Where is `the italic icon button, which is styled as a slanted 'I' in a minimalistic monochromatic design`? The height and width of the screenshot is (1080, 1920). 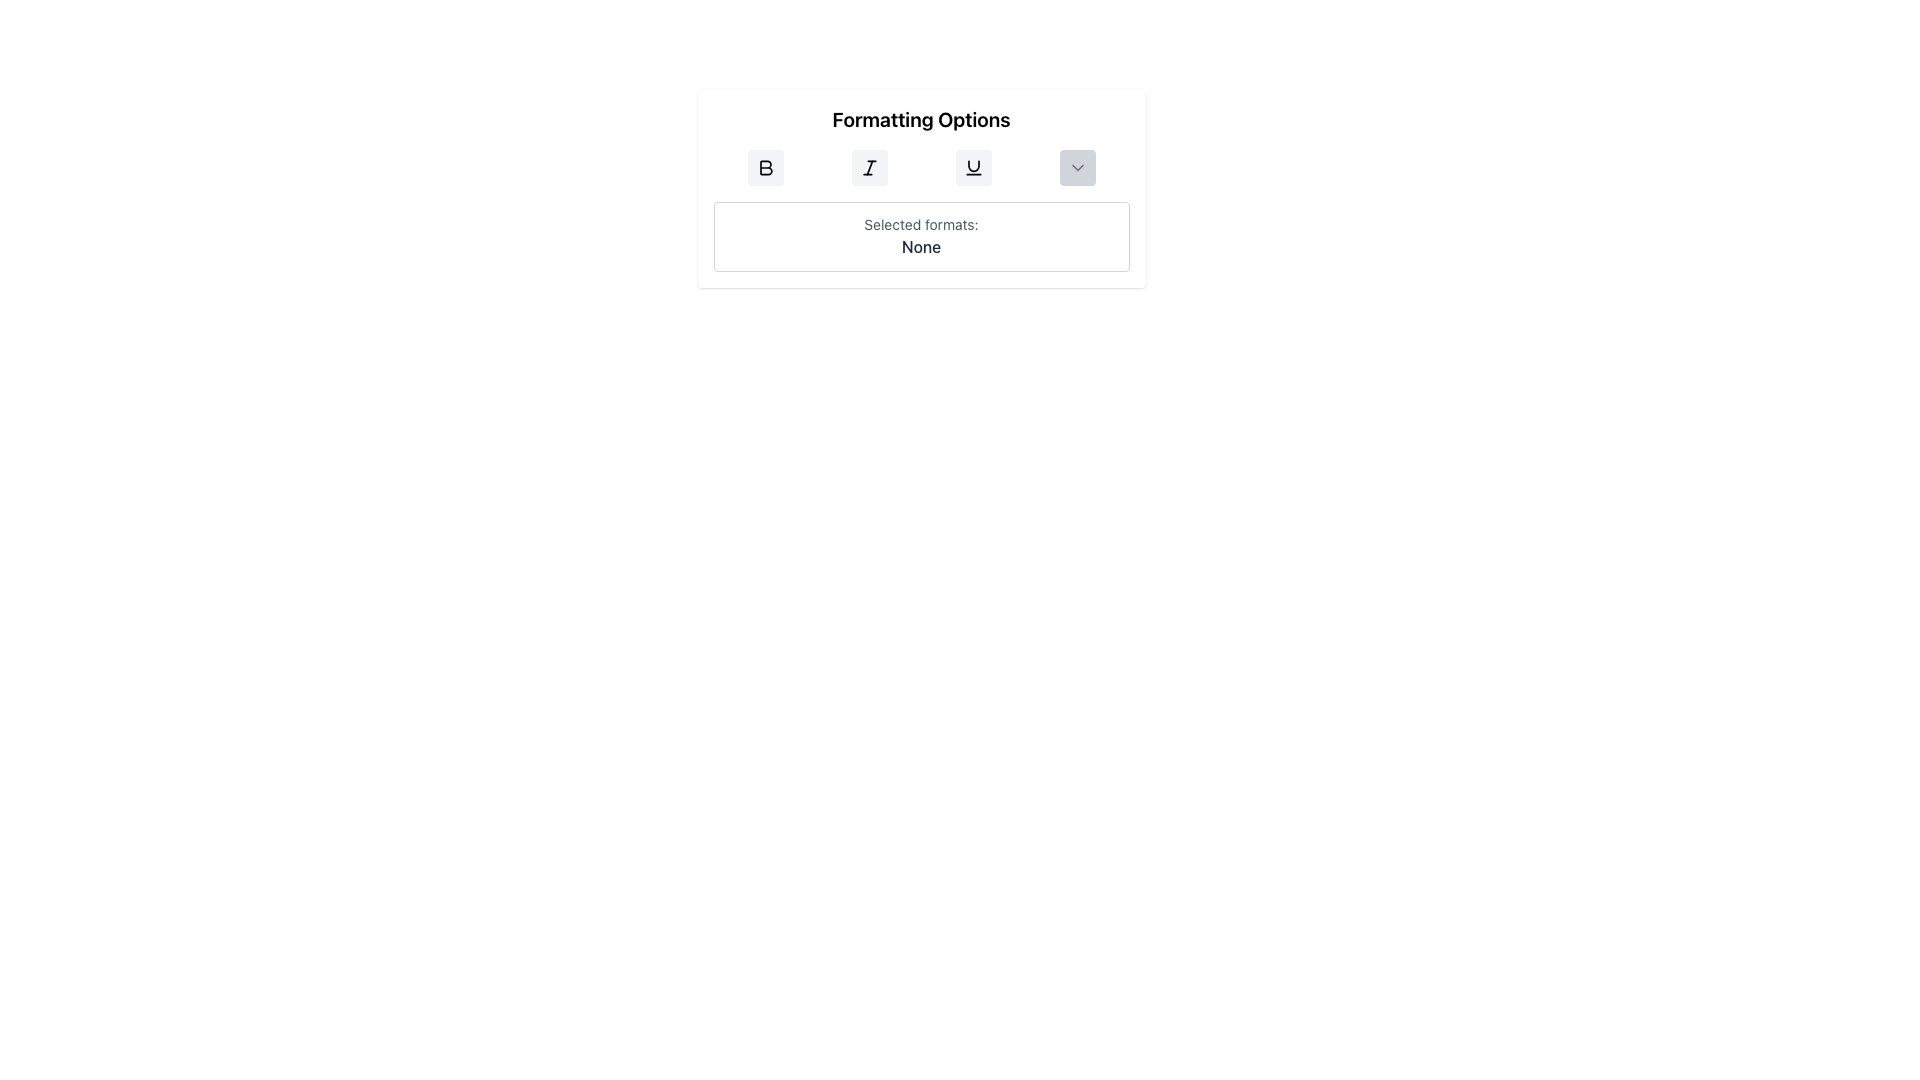 the italic icon button, which is styled as a slanted 'I' in a minimalistic monochromatic design is located at coordinates (869, 167).